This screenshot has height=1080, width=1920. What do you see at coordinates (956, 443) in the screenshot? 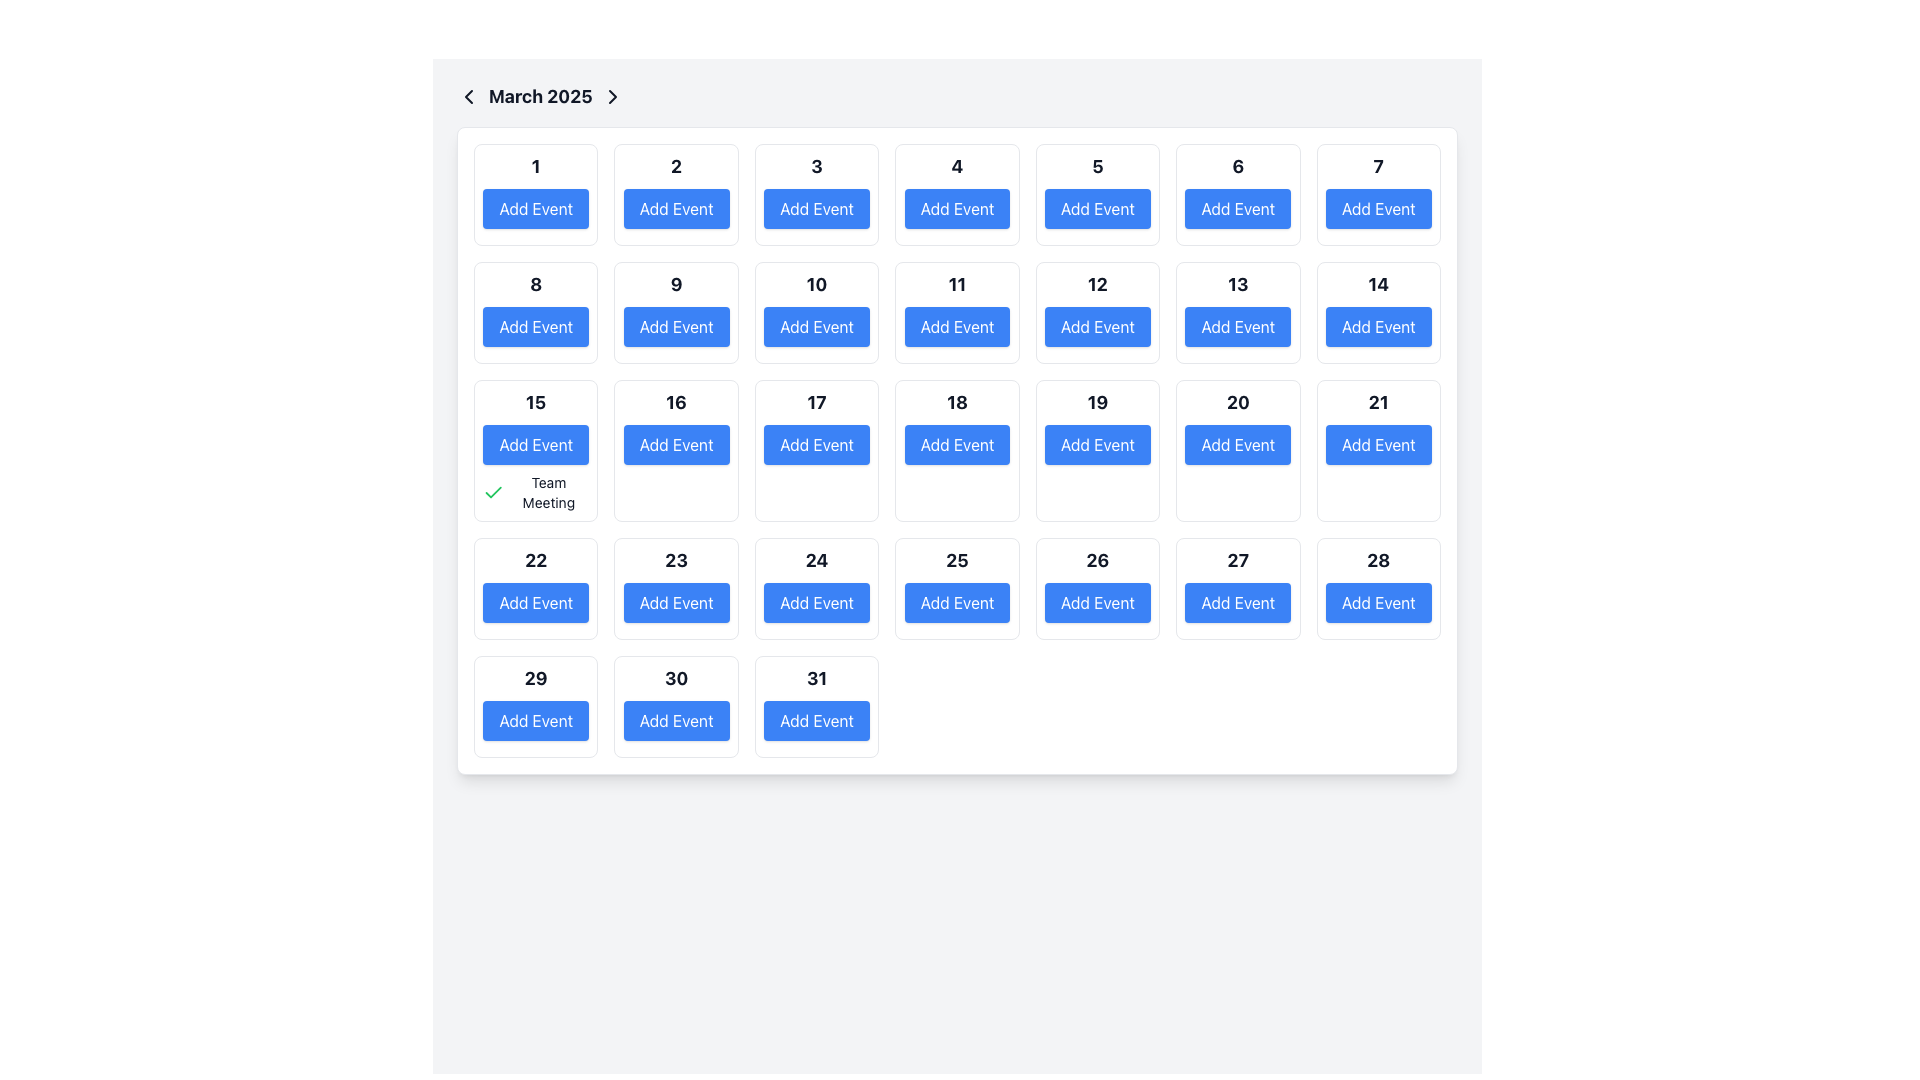
I see `the 'Add Event' button located in the calendar interface for March 18` at bounding box center [956, 443].